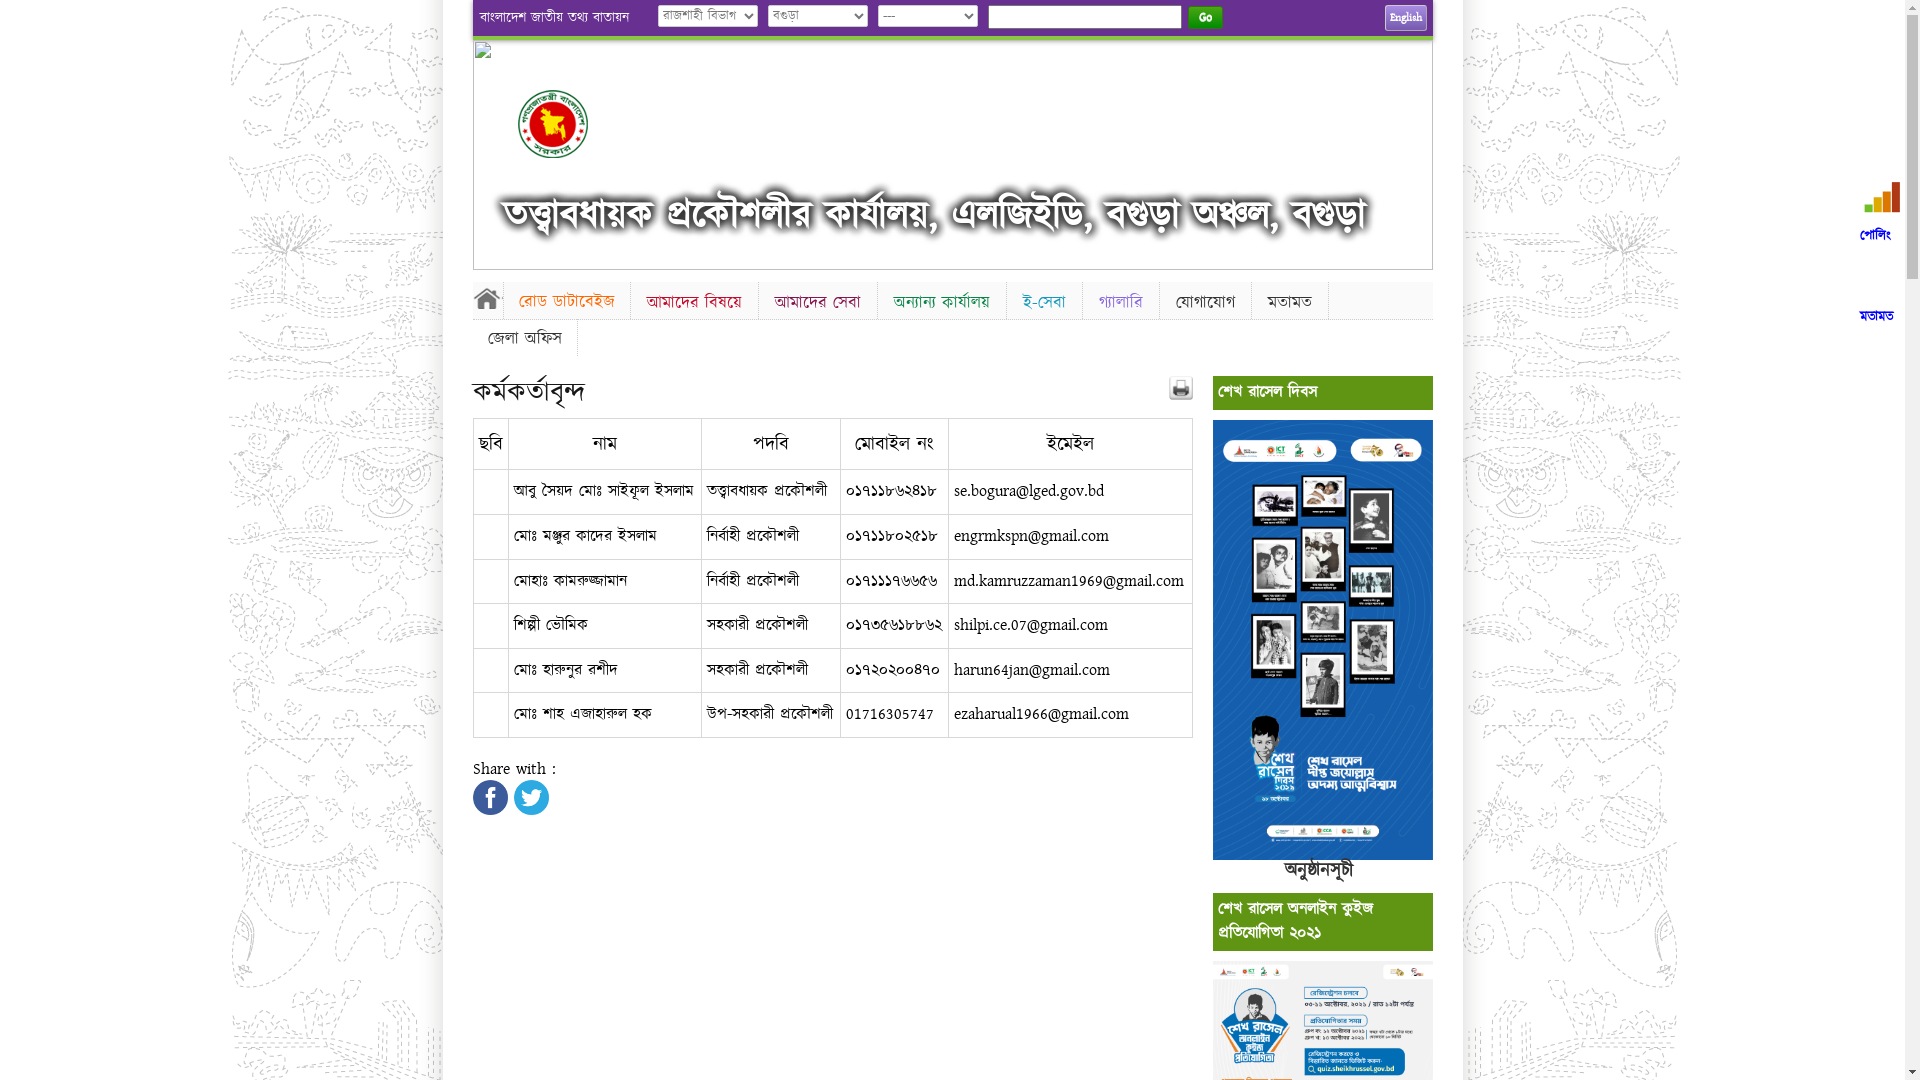 The width and height of the screenshot is (1920, 1080). Describe the element at coordinates (486, 297) in the screenshot. I see `'Home'` at that location.